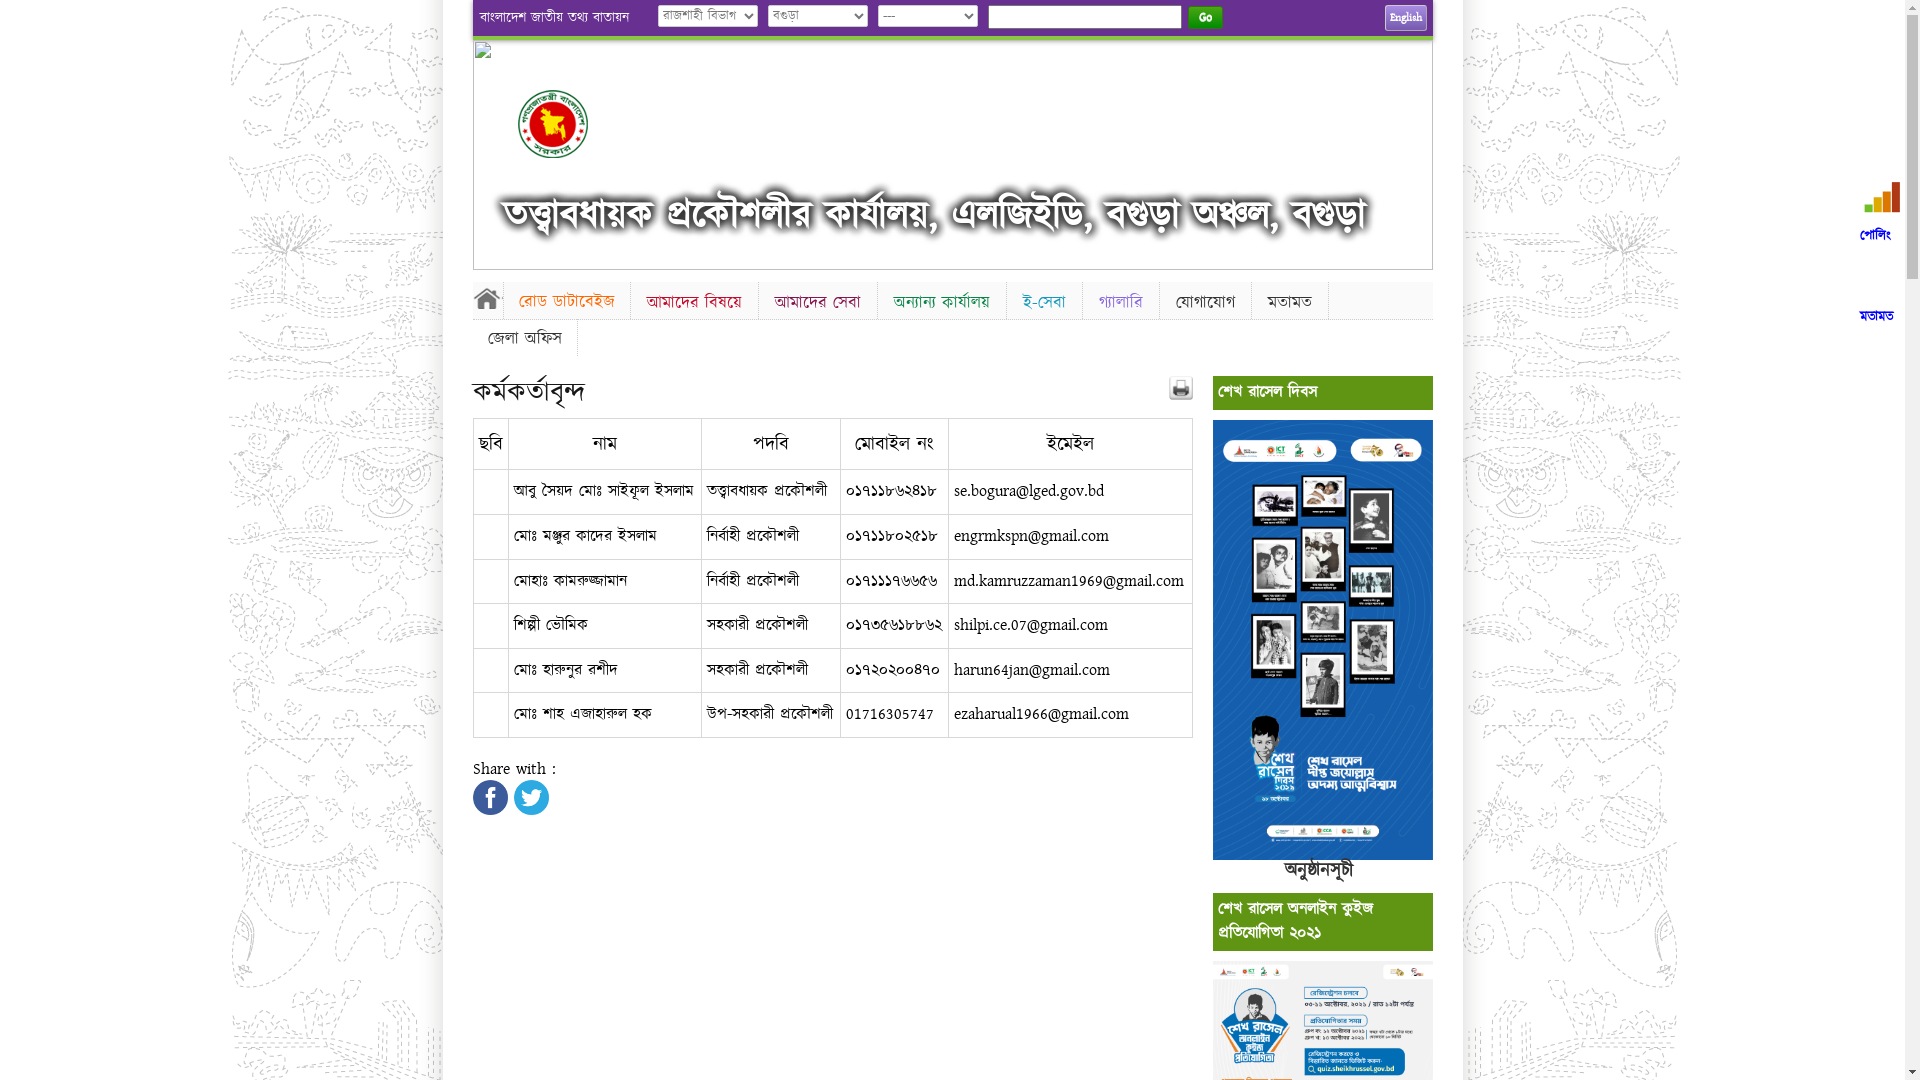 The width and height of the screenshot is (1920, 1080). Describe the element at coordinates (486, 297) in the screenshot. I see `'Home'` at that location.